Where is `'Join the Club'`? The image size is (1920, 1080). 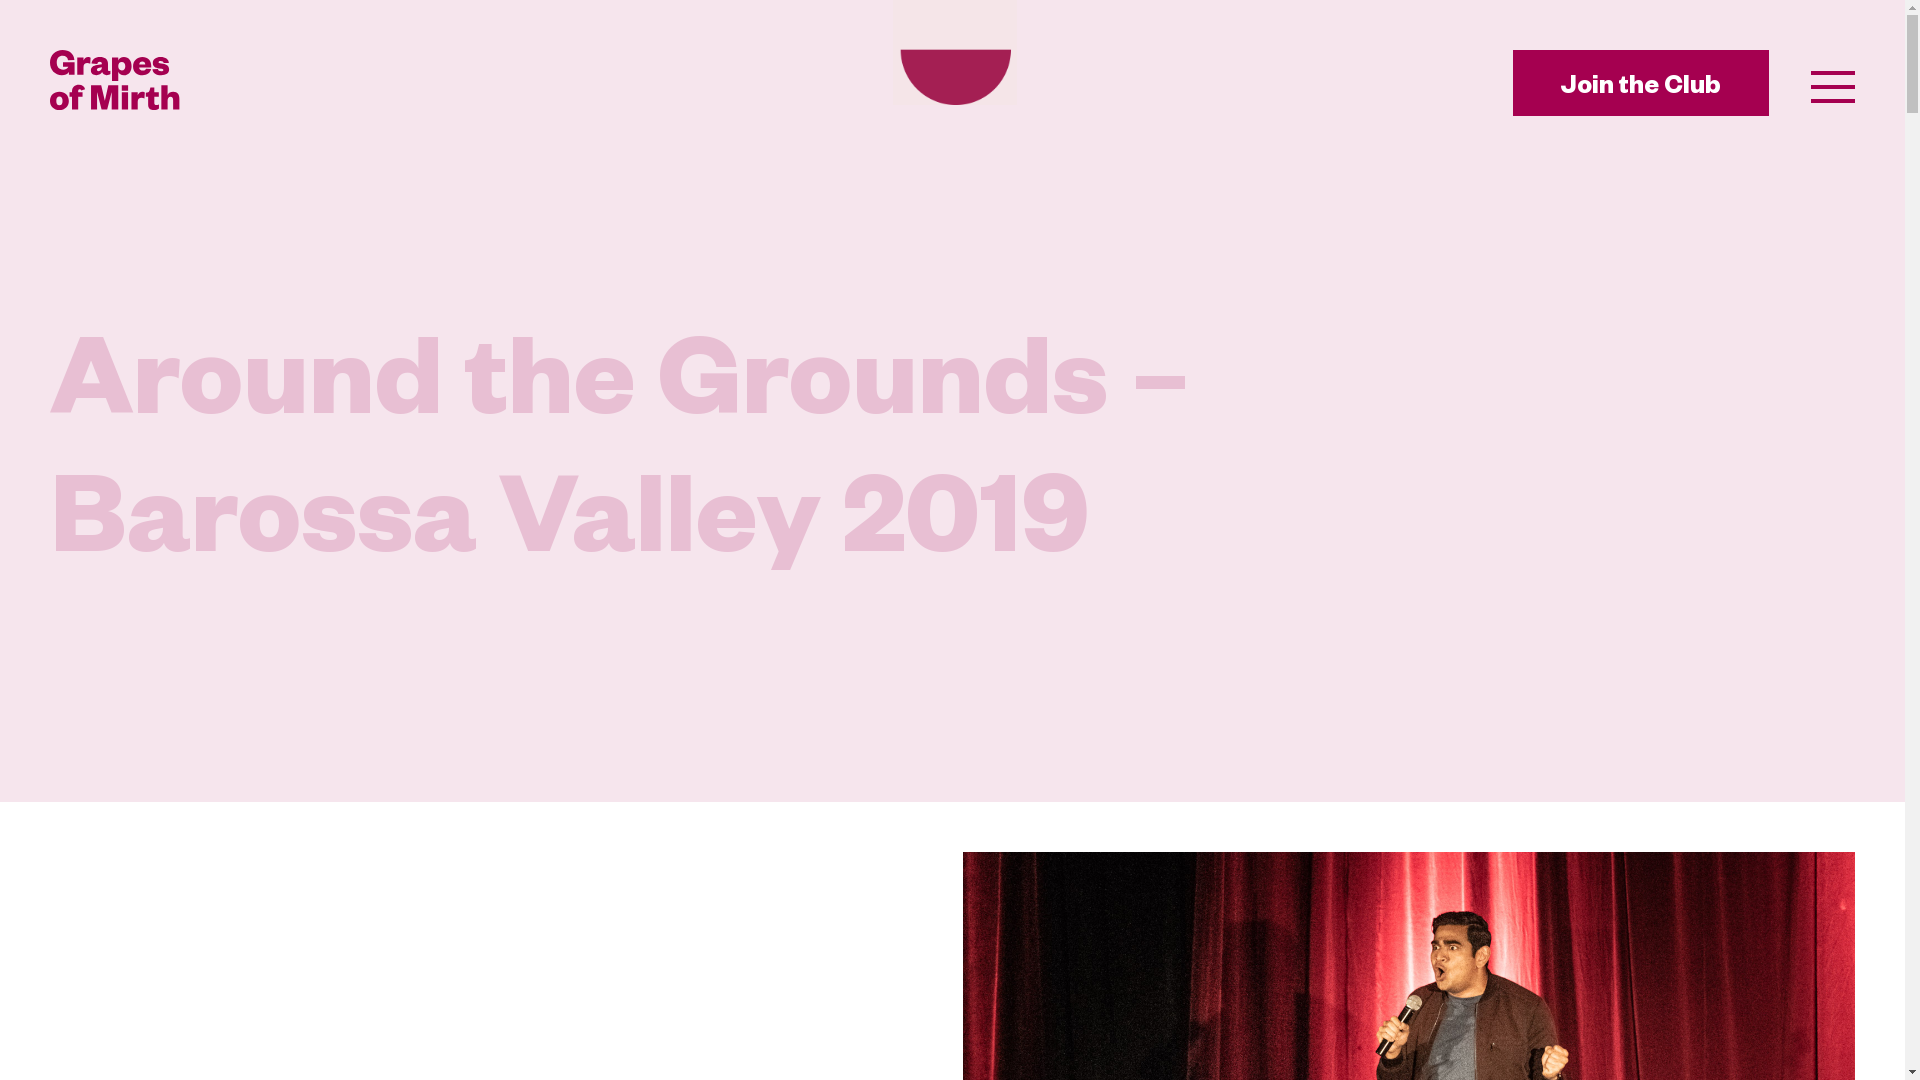 'Join the Club' is located at coordinates (1641, 82).